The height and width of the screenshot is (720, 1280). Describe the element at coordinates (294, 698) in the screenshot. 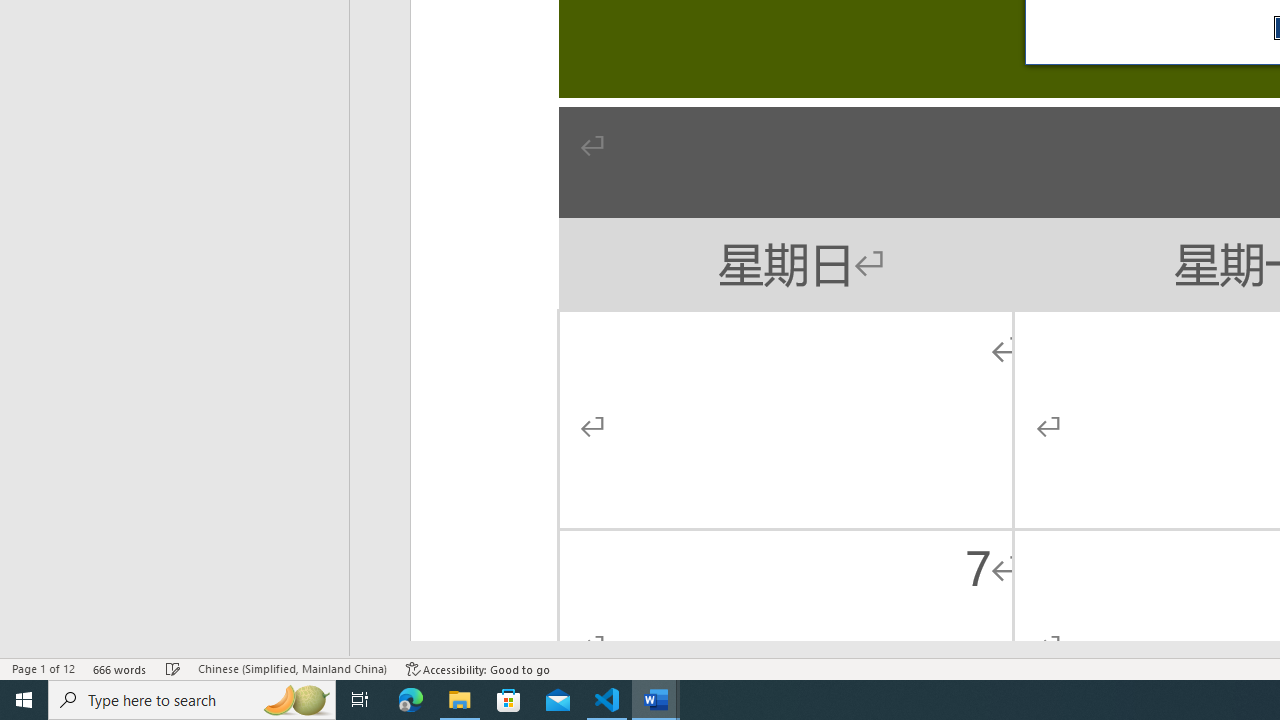

I see `'Search highlights icon opens search home window'` at that location.